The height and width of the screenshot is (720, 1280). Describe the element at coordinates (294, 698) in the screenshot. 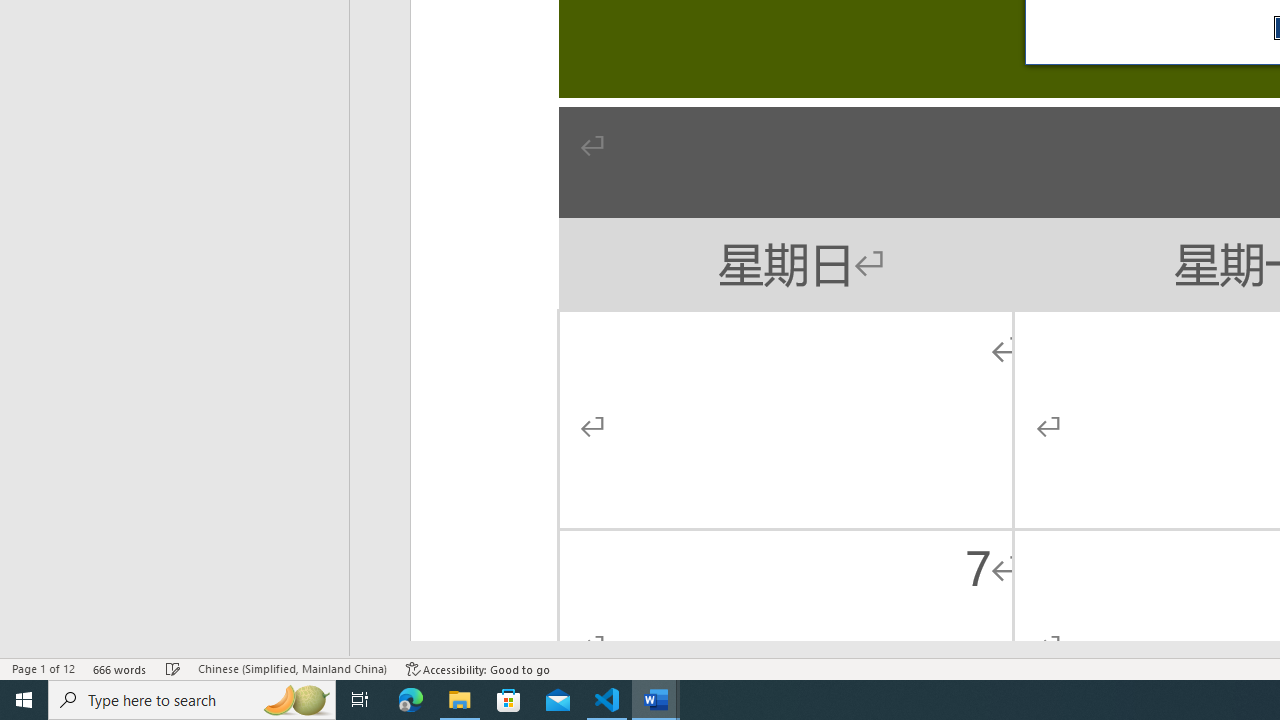

I see `'Search highlights icon opens search home window'` at that location.